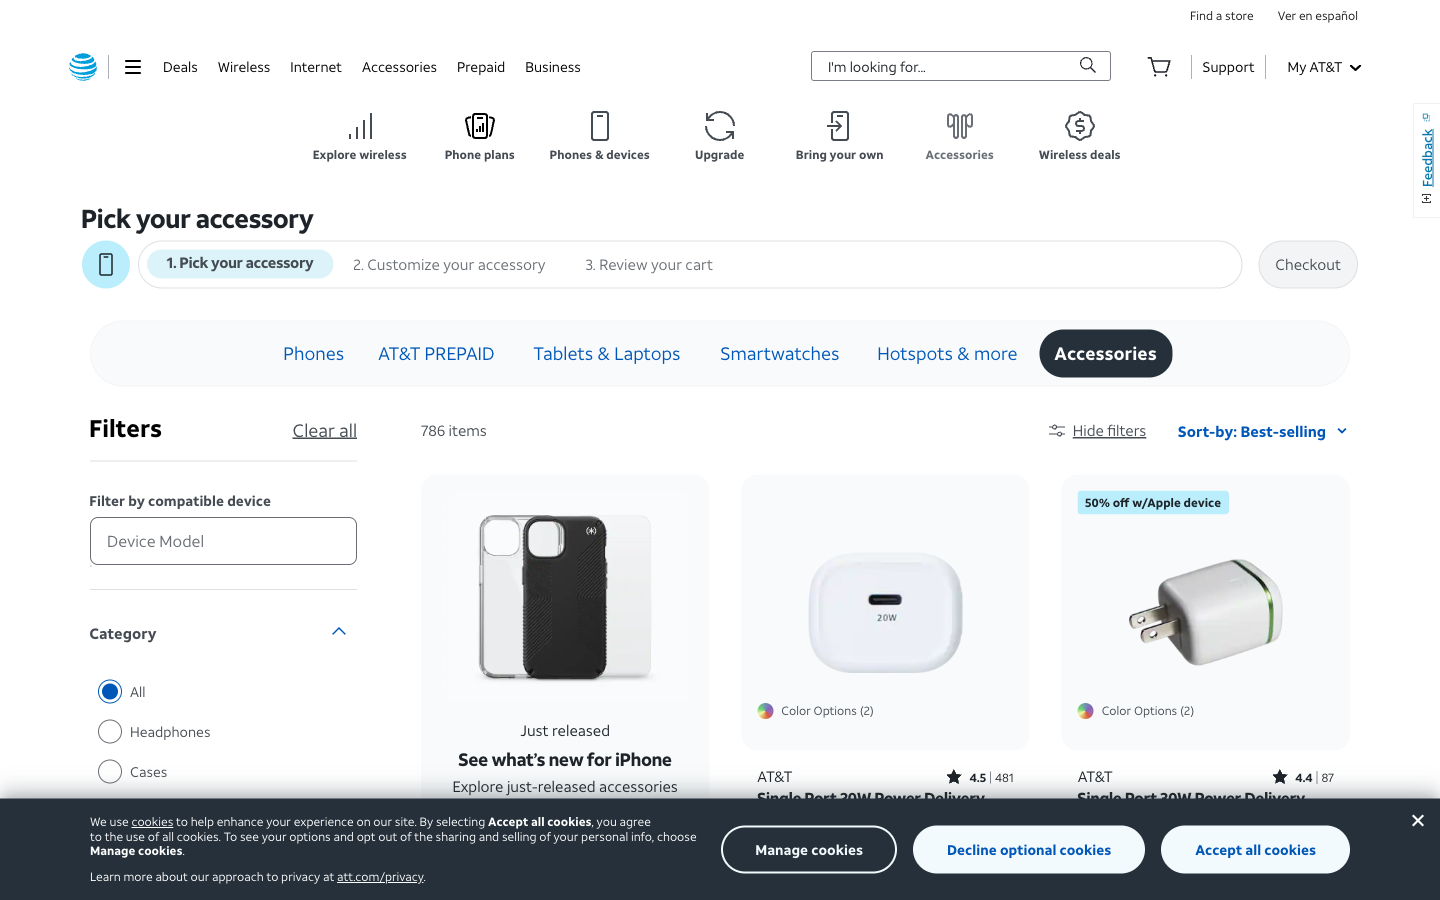  What do you see at coordinates (480, 65) in the screenshot?
I see `the prepaid plan section` at bounding box center [480, 65].